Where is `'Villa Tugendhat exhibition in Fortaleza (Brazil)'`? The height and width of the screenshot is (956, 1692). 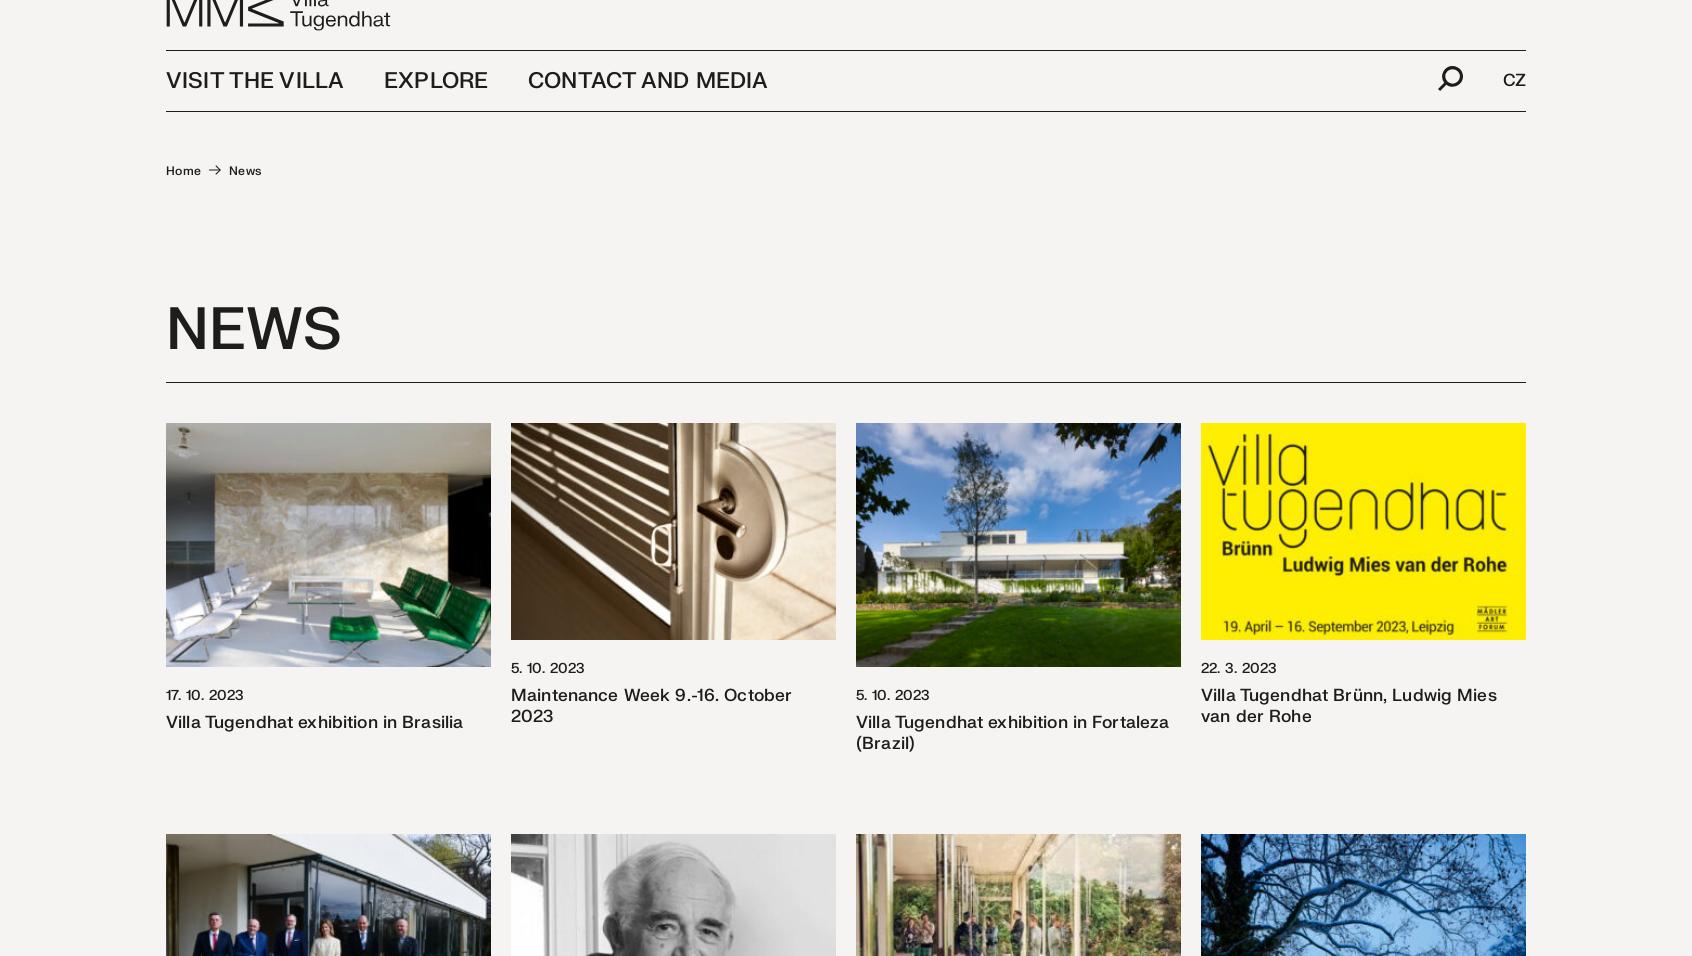
'Villa Tugendhat exhibition in Fortaleza (Brazil)' is located at coordinates (1011, 731).